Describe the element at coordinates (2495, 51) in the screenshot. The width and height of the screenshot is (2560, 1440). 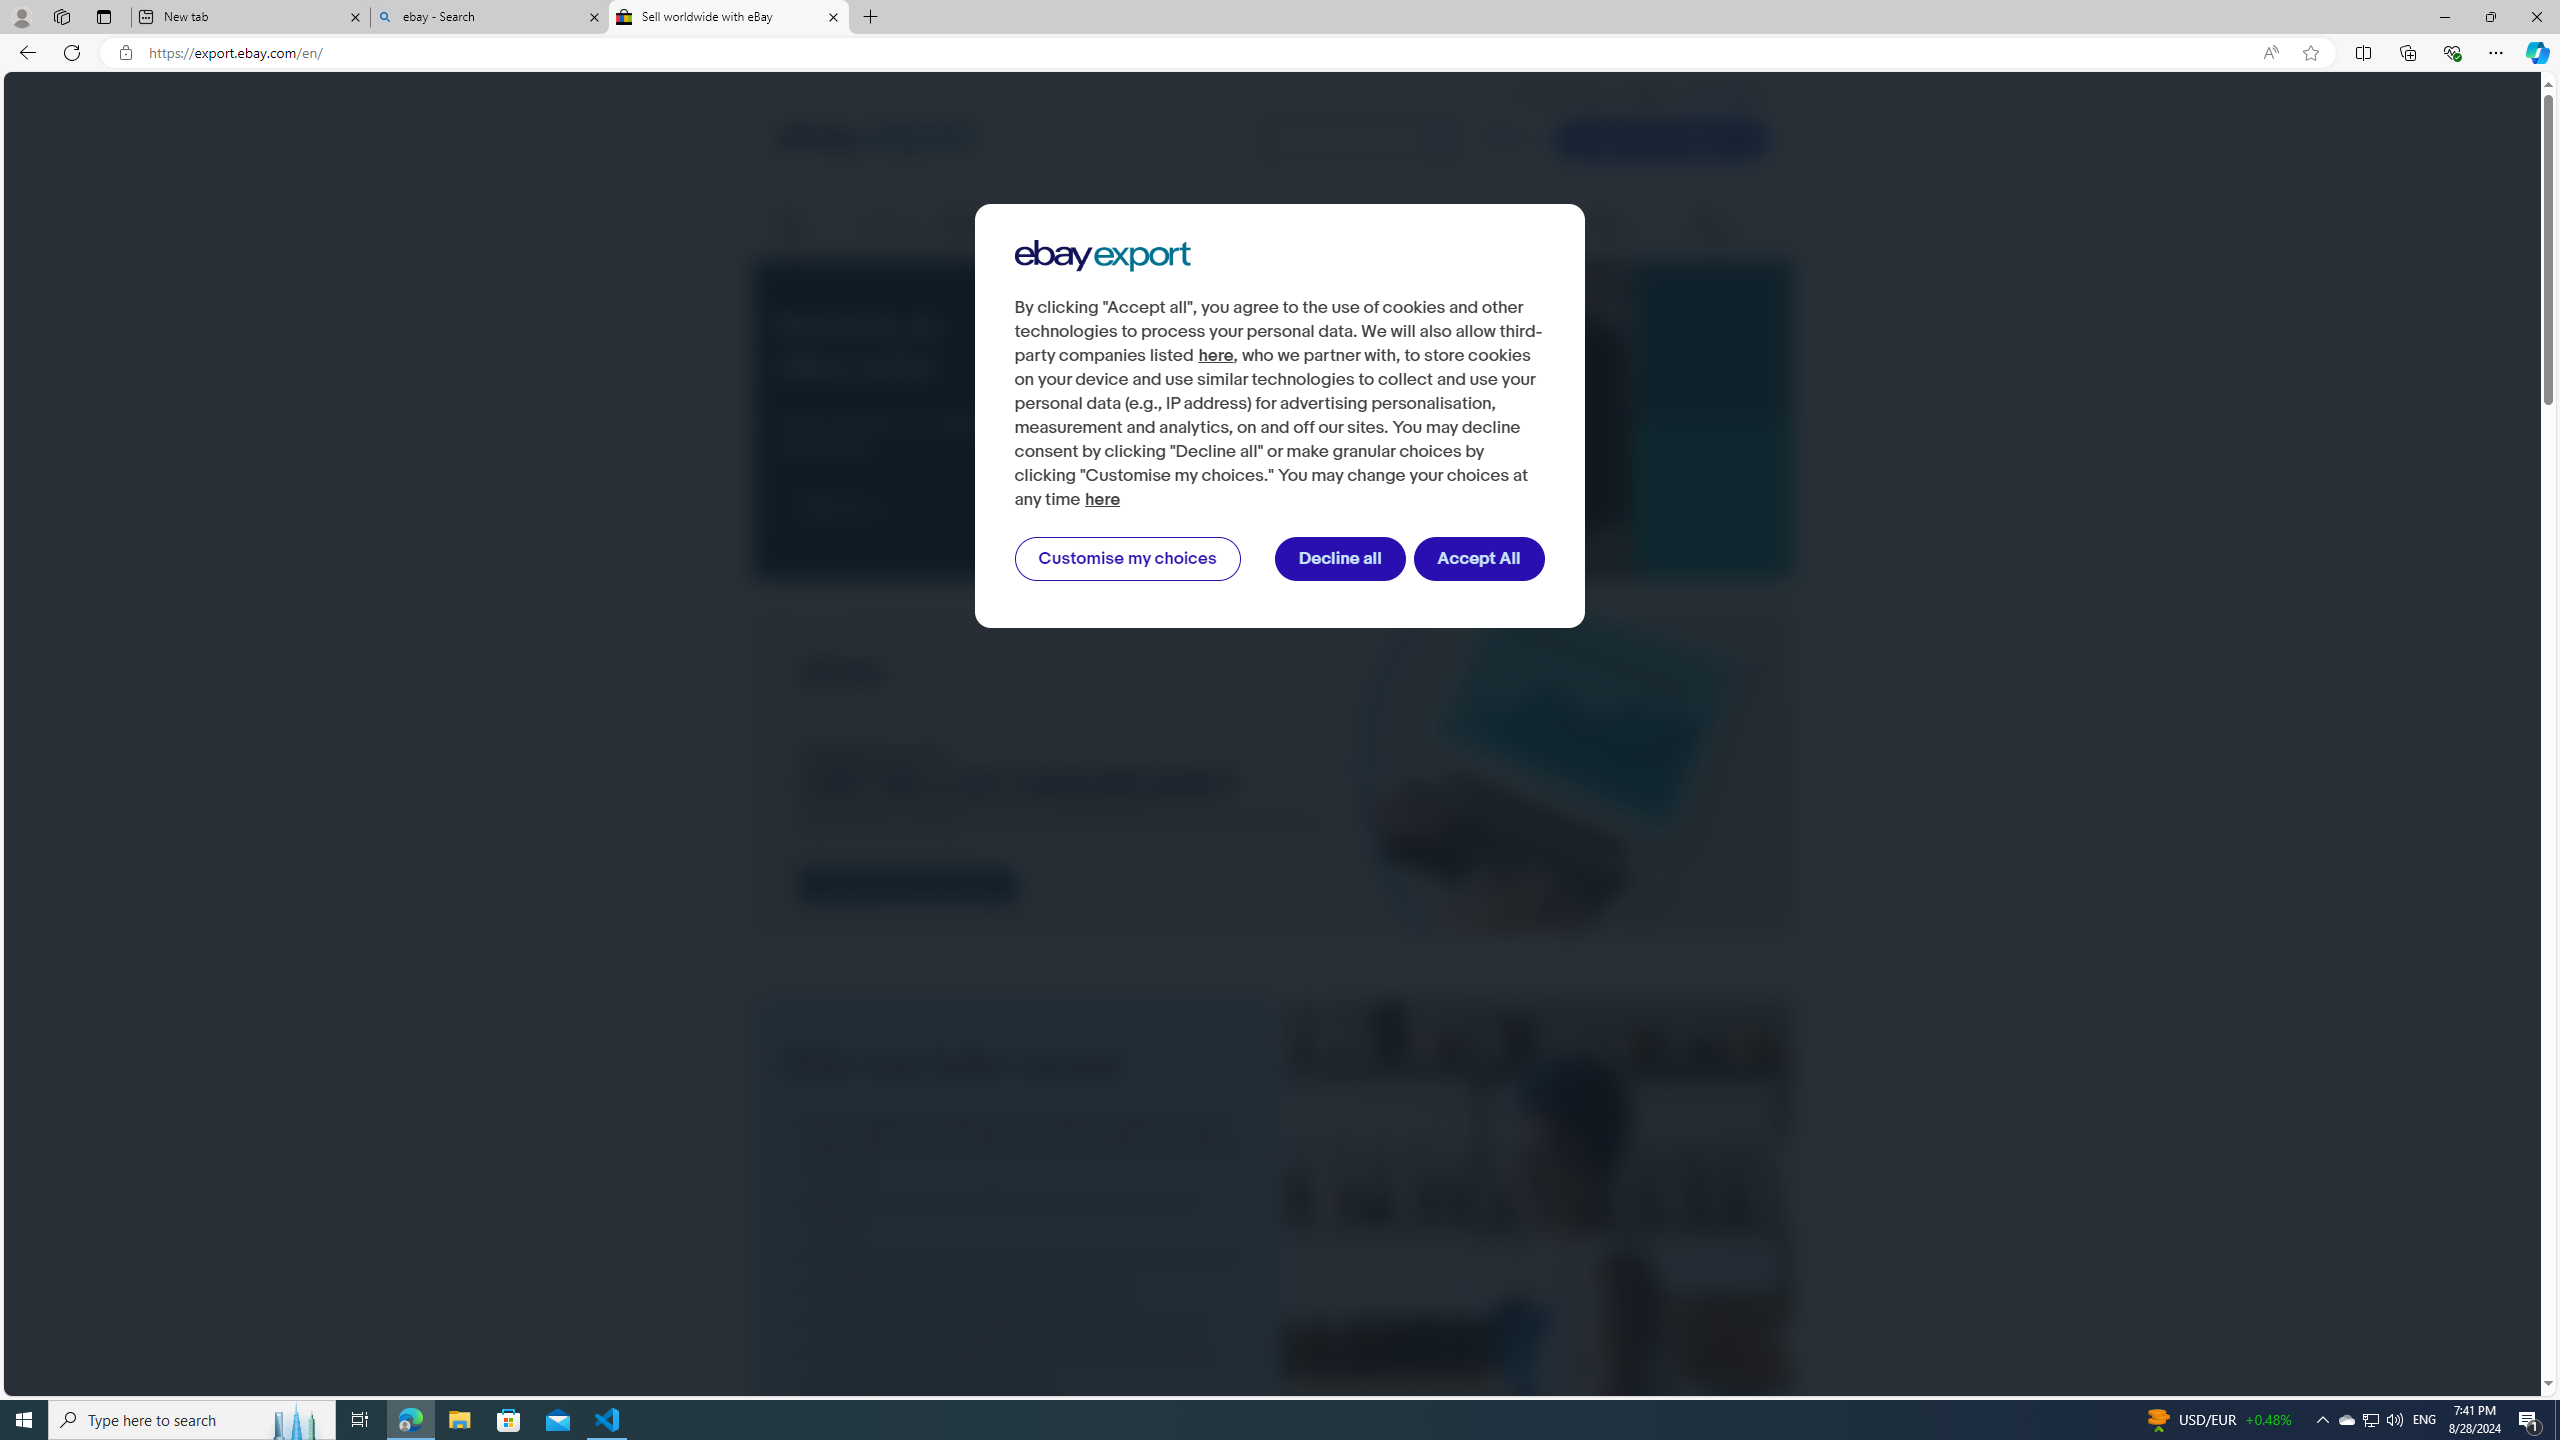
I see `'Settings and more (Alt+F)'` at that location.